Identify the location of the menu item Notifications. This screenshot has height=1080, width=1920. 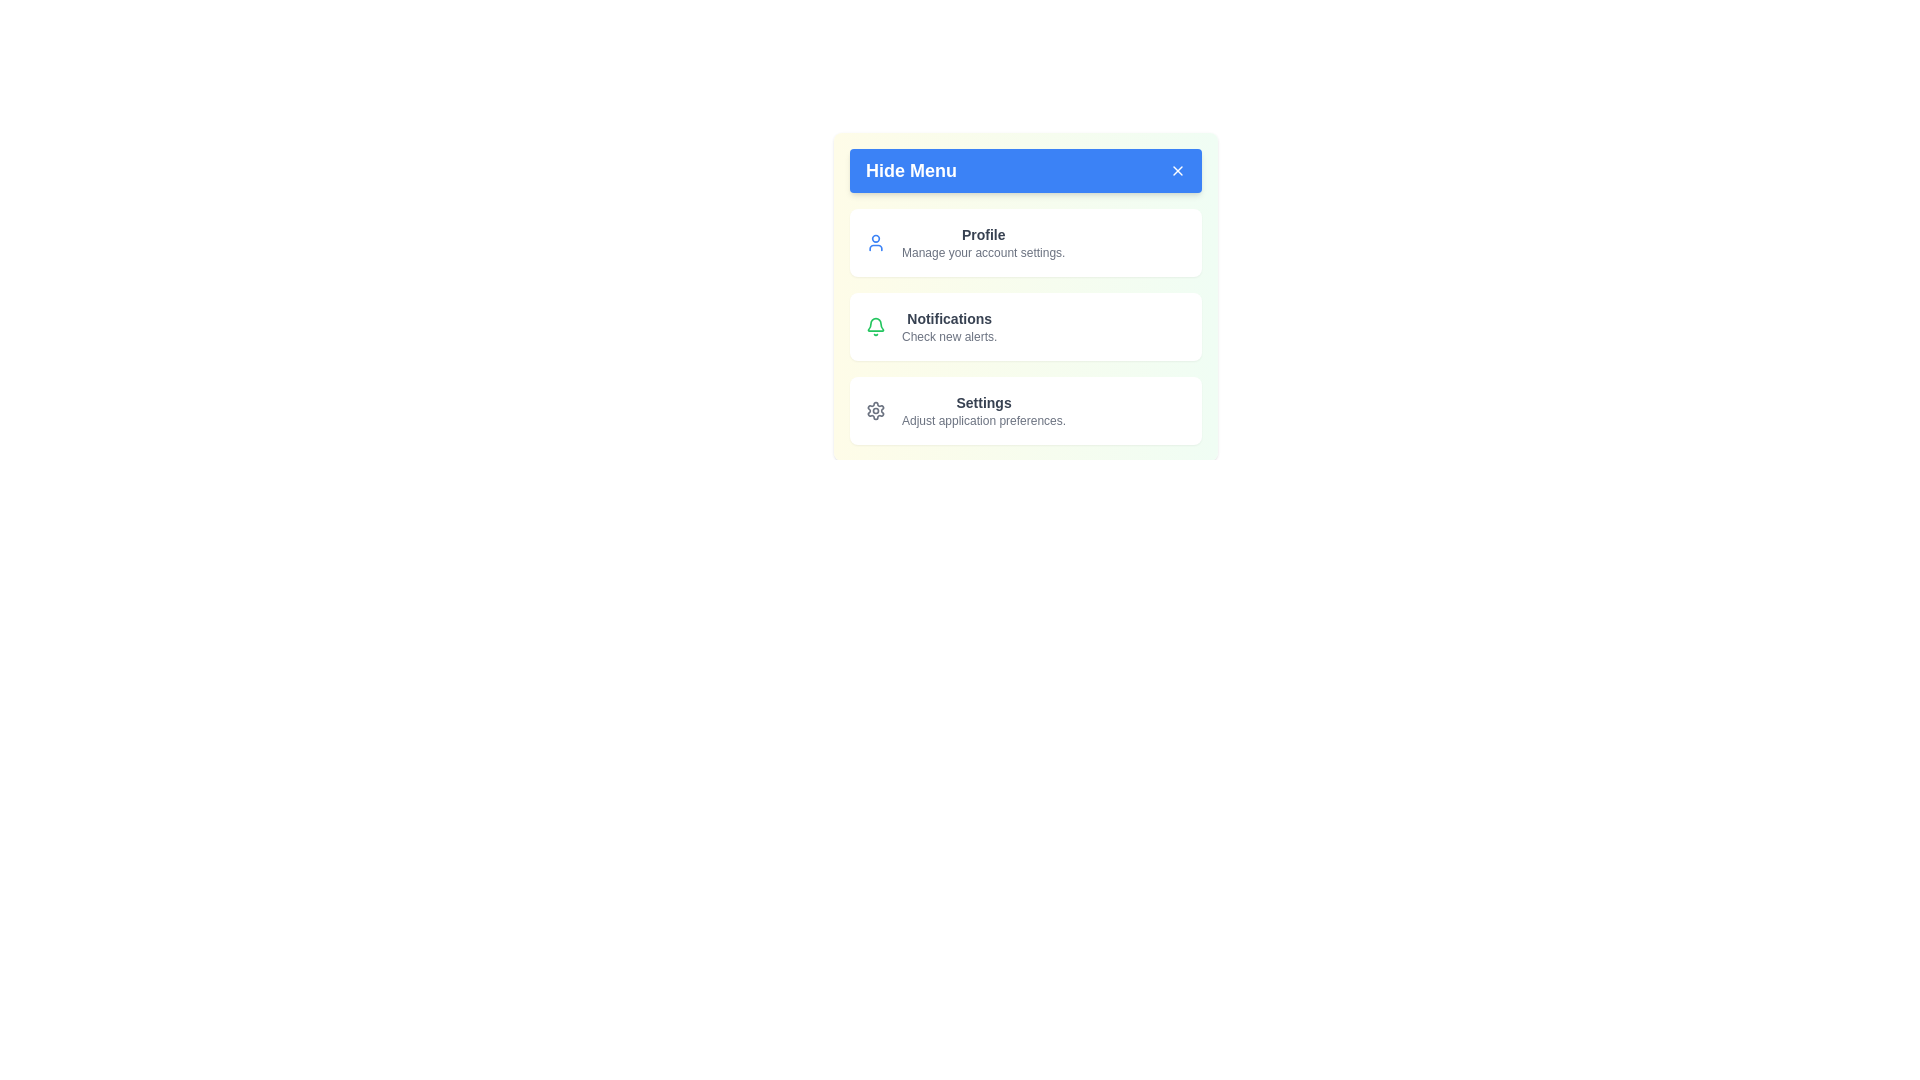
(1026, 326).